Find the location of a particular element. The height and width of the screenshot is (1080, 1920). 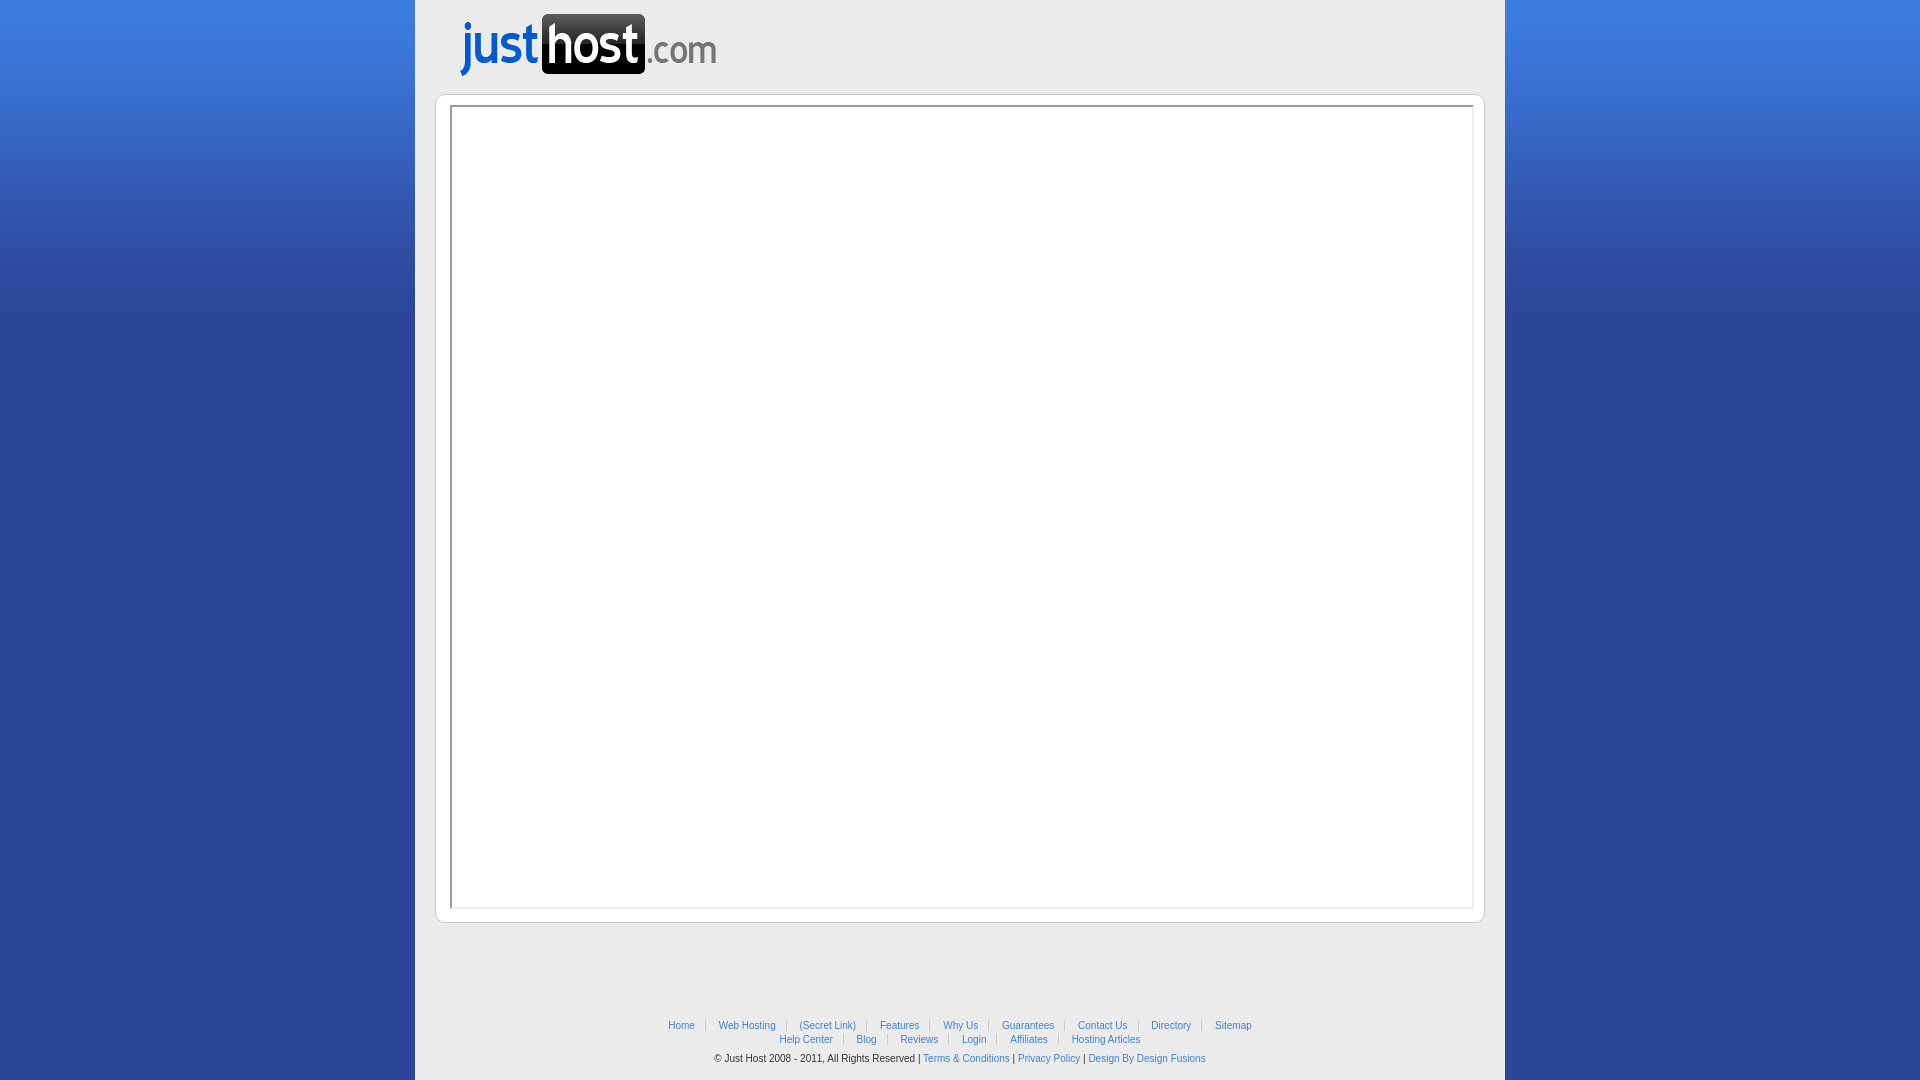

'Home' is located at coordinates (681, 1025).